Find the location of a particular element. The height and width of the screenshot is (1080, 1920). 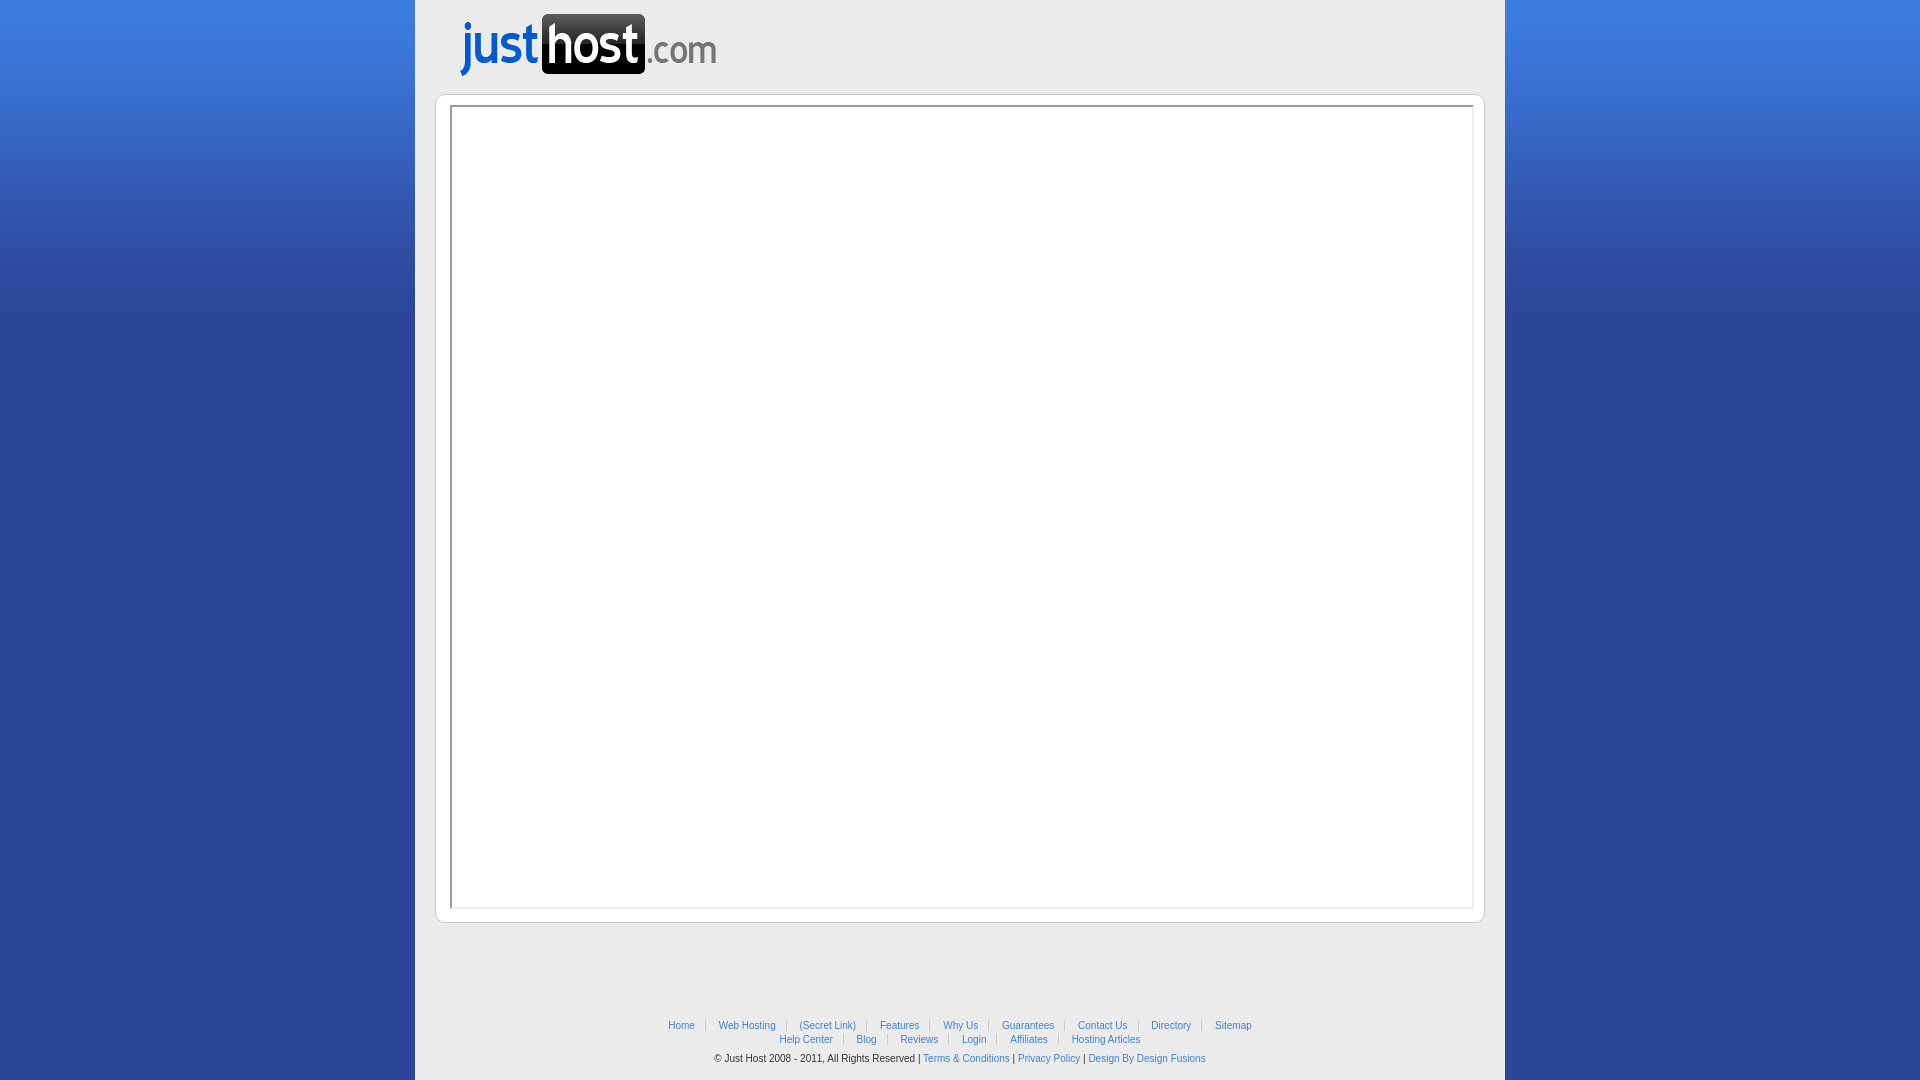

'Home' is located at coordinates (681, 1025).